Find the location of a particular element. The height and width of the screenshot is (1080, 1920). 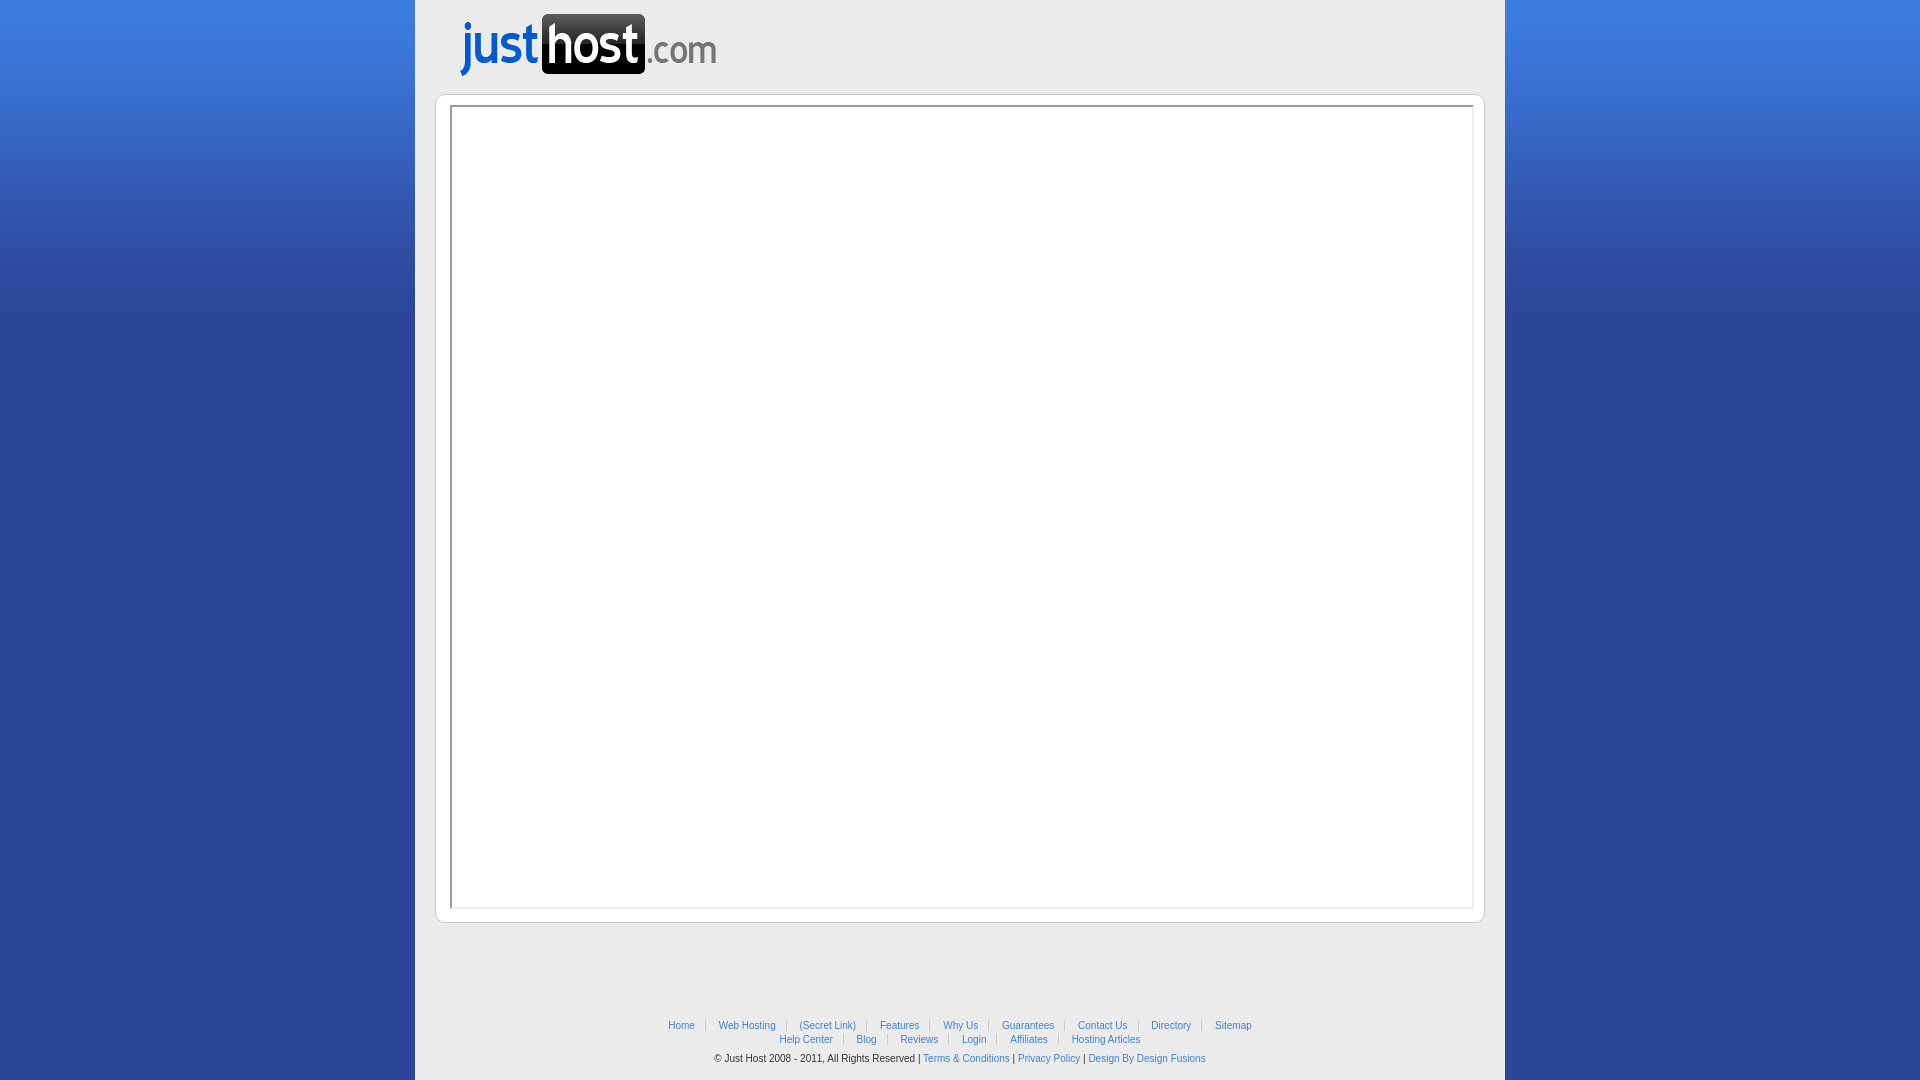

'Home' is located at coordinates (681, 1025).